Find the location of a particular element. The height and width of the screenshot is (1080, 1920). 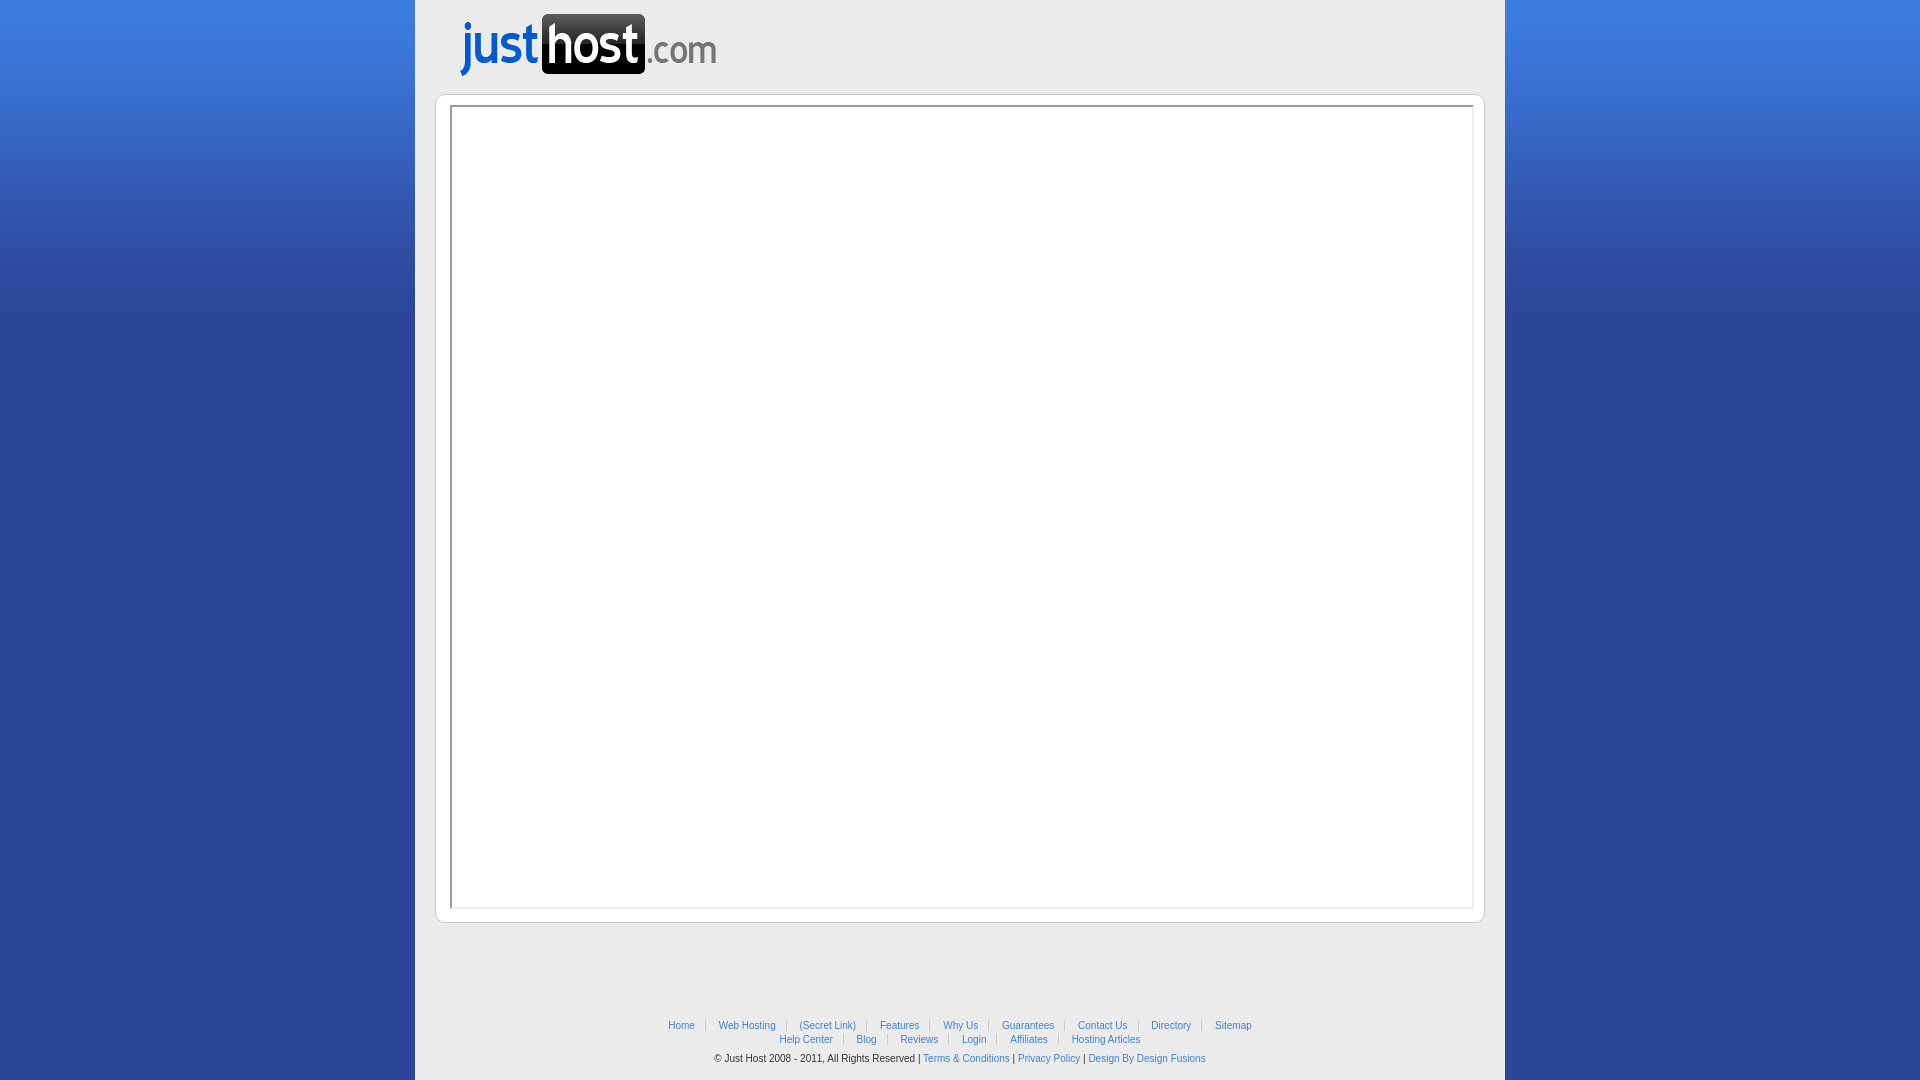

'Home' is located at coordinates (681, 1025).